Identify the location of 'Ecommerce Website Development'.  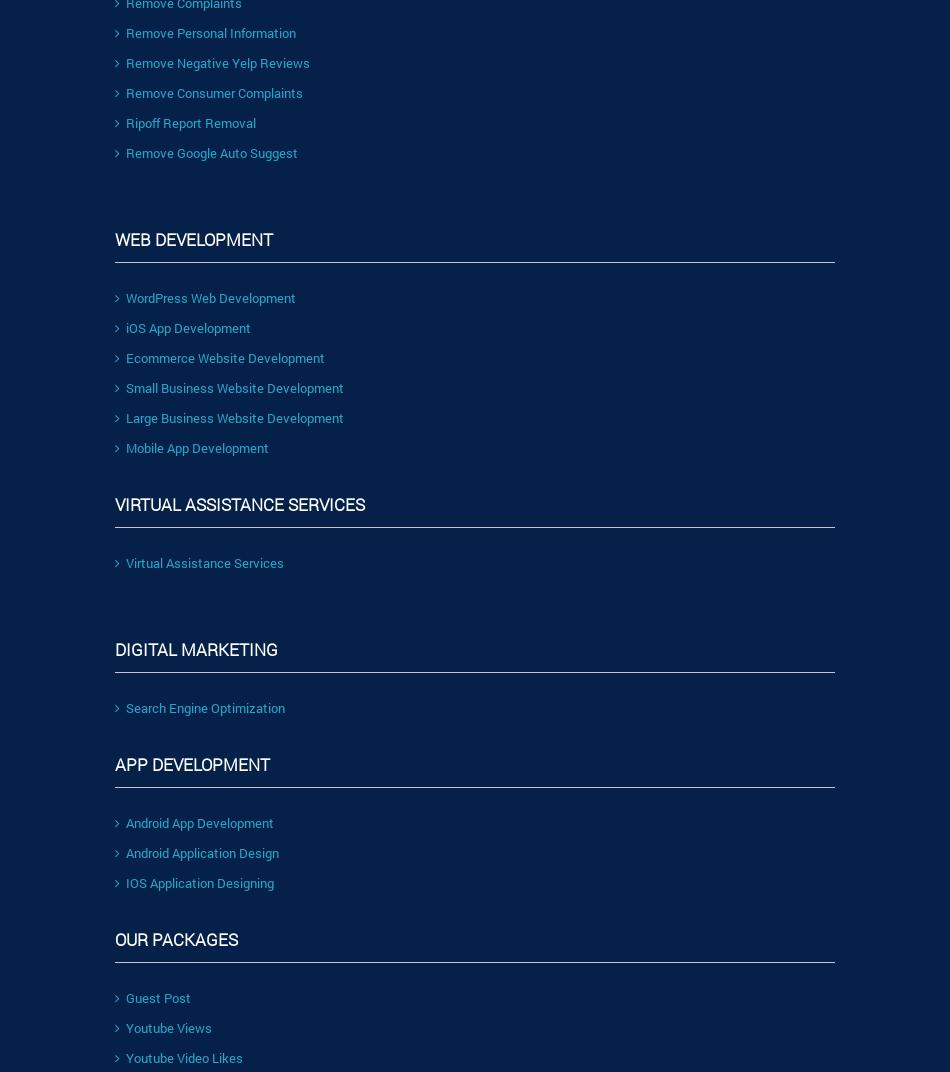
(225, 356).